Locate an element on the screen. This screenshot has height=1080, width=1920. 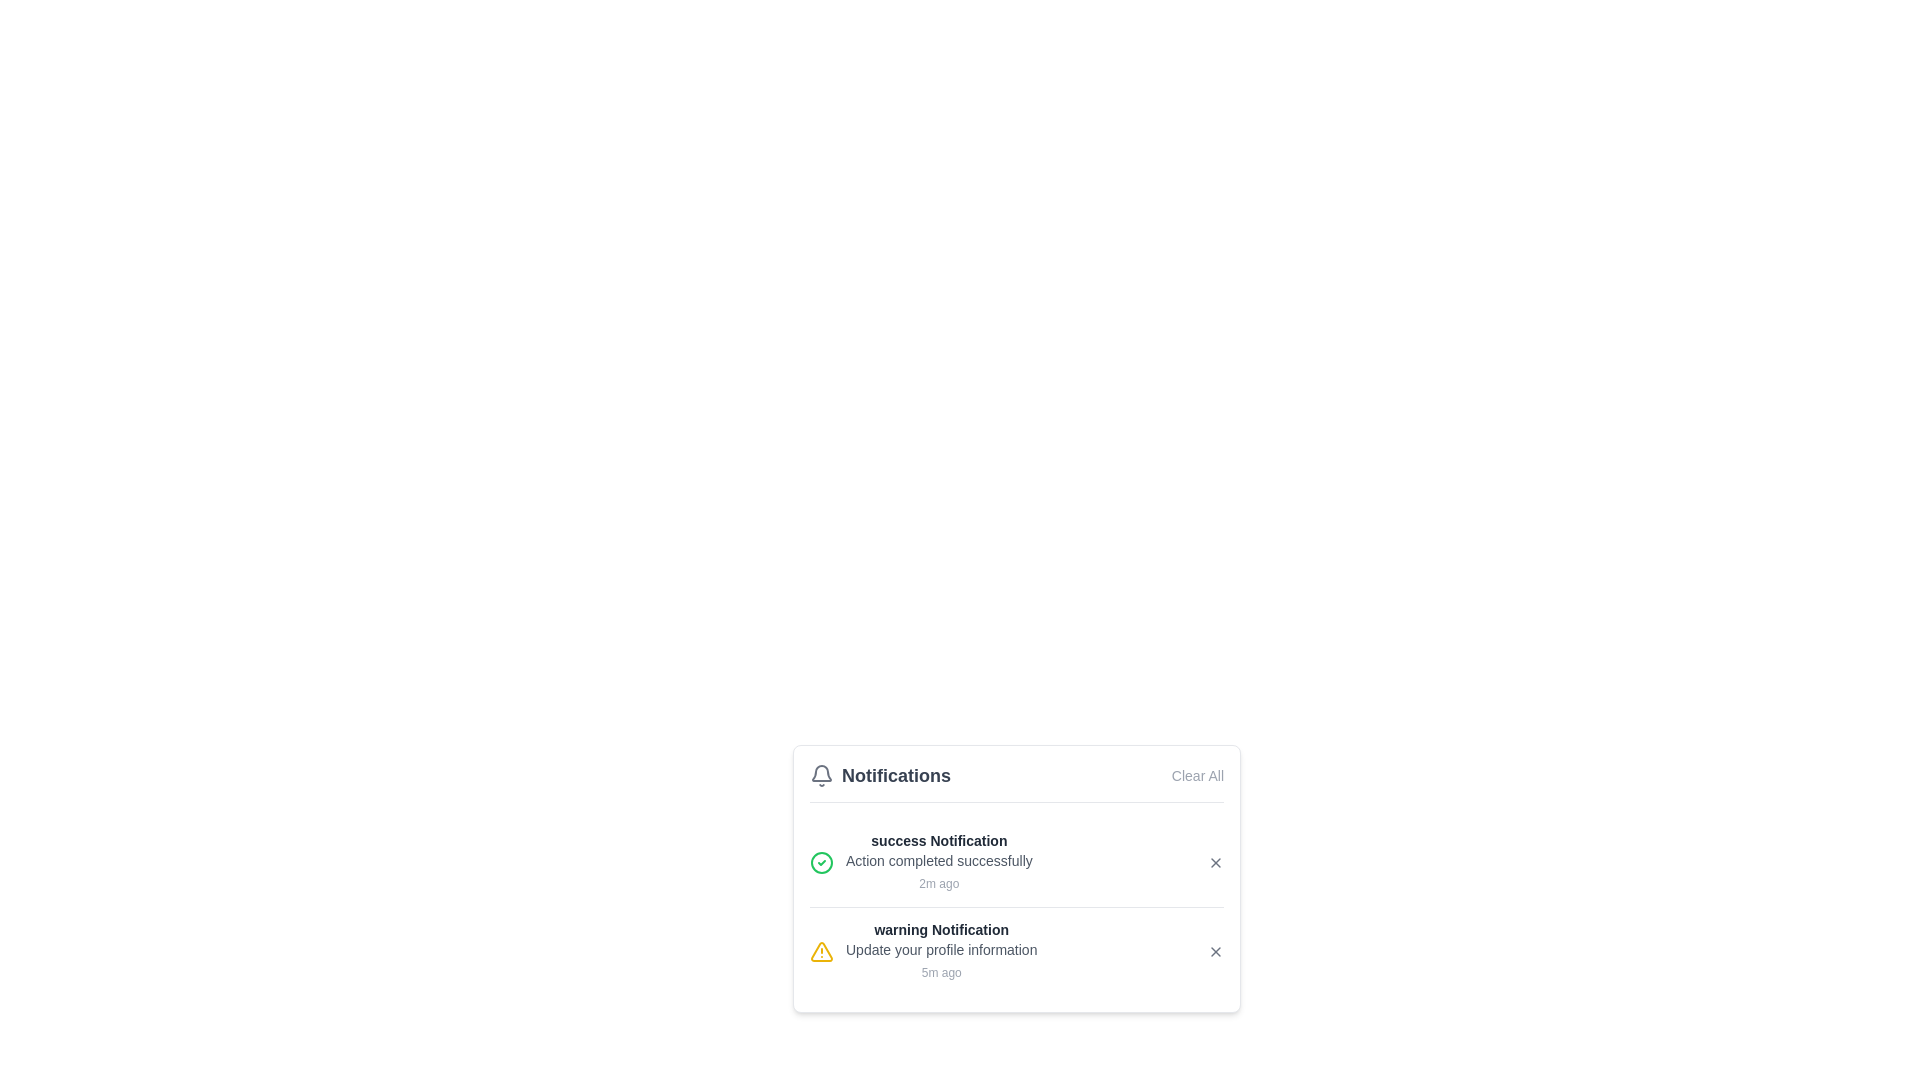
the appearance of the bell icon, which symbolizes notifications and is the first element in the notification header section, located to the left of the 'Notifications' text is located at coordinates (821, 774).